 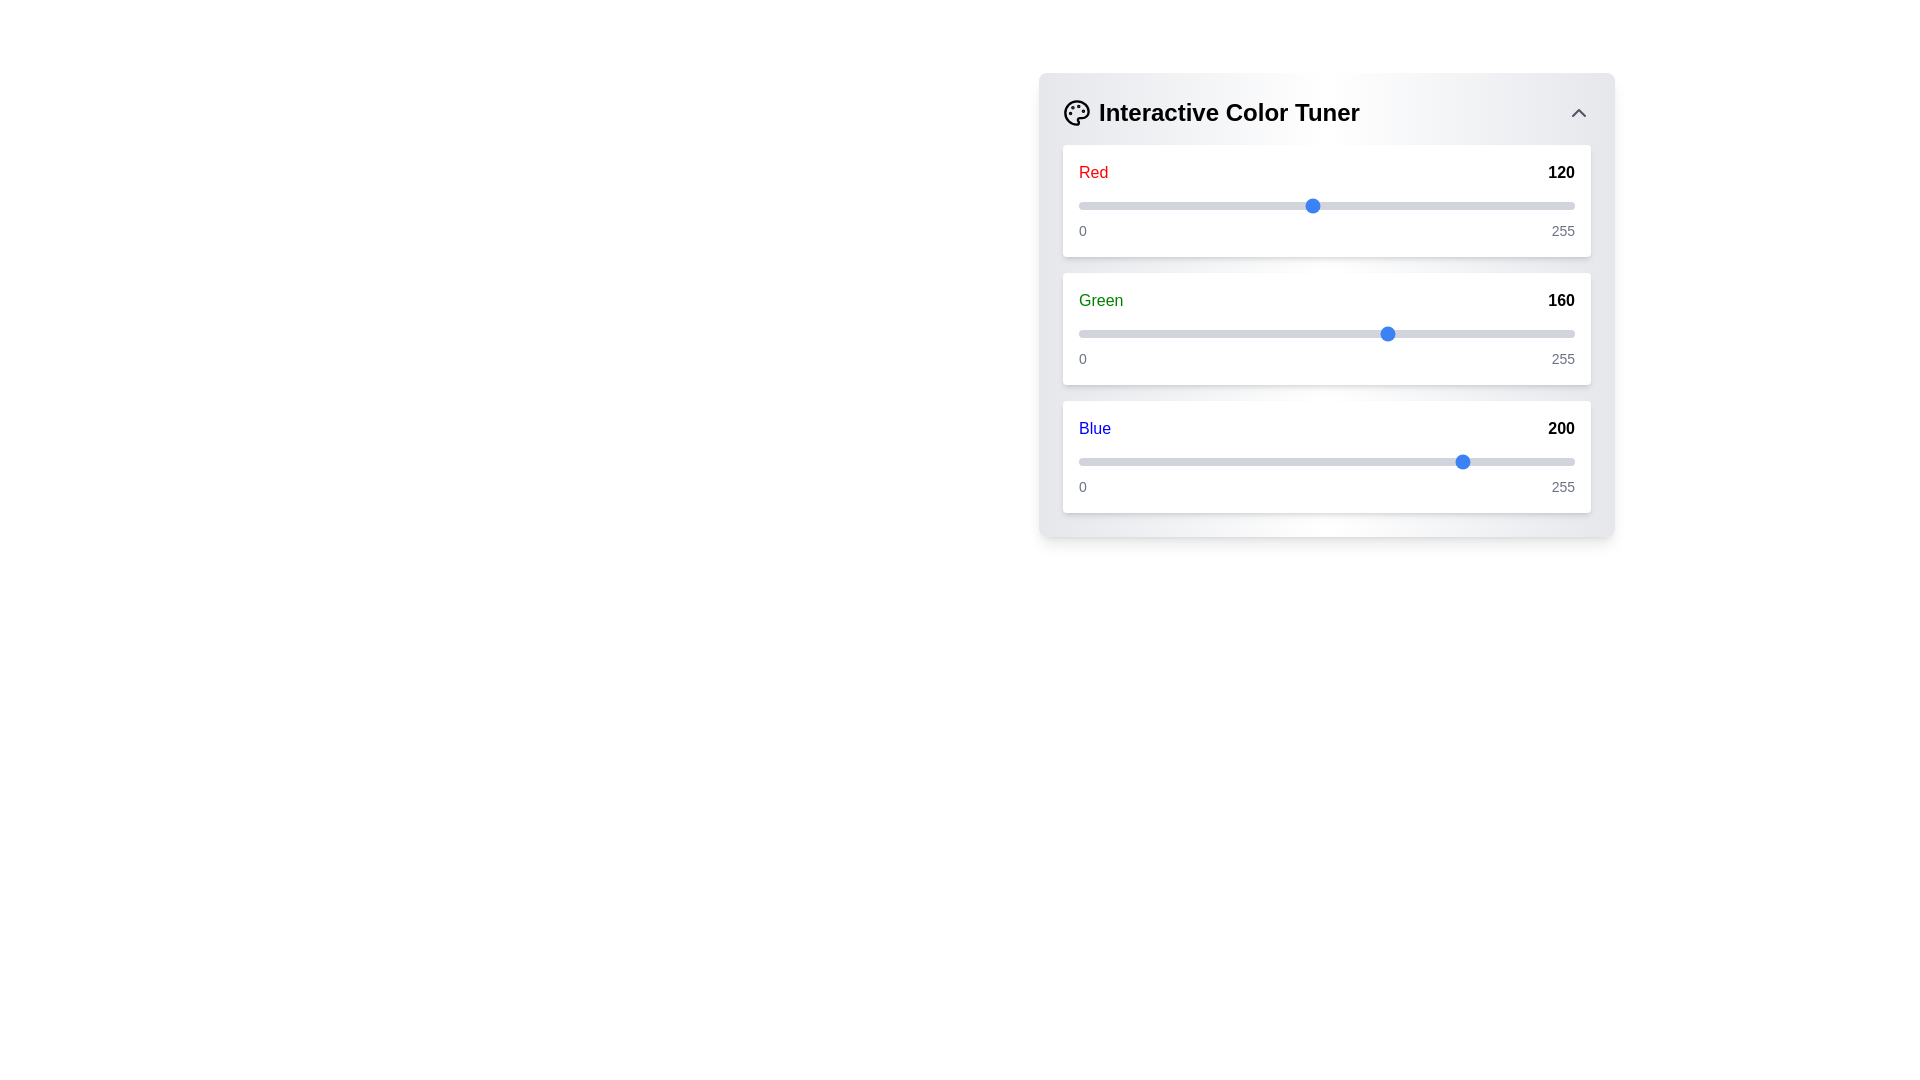 What do you see at coordinates (1326, 205) in the screenshot?
I see `the slider handle of the horizontal input control for adjusting the red color intensity, located in the 'Interactive Color Tuner' card` at bounding box center [1326, 205].